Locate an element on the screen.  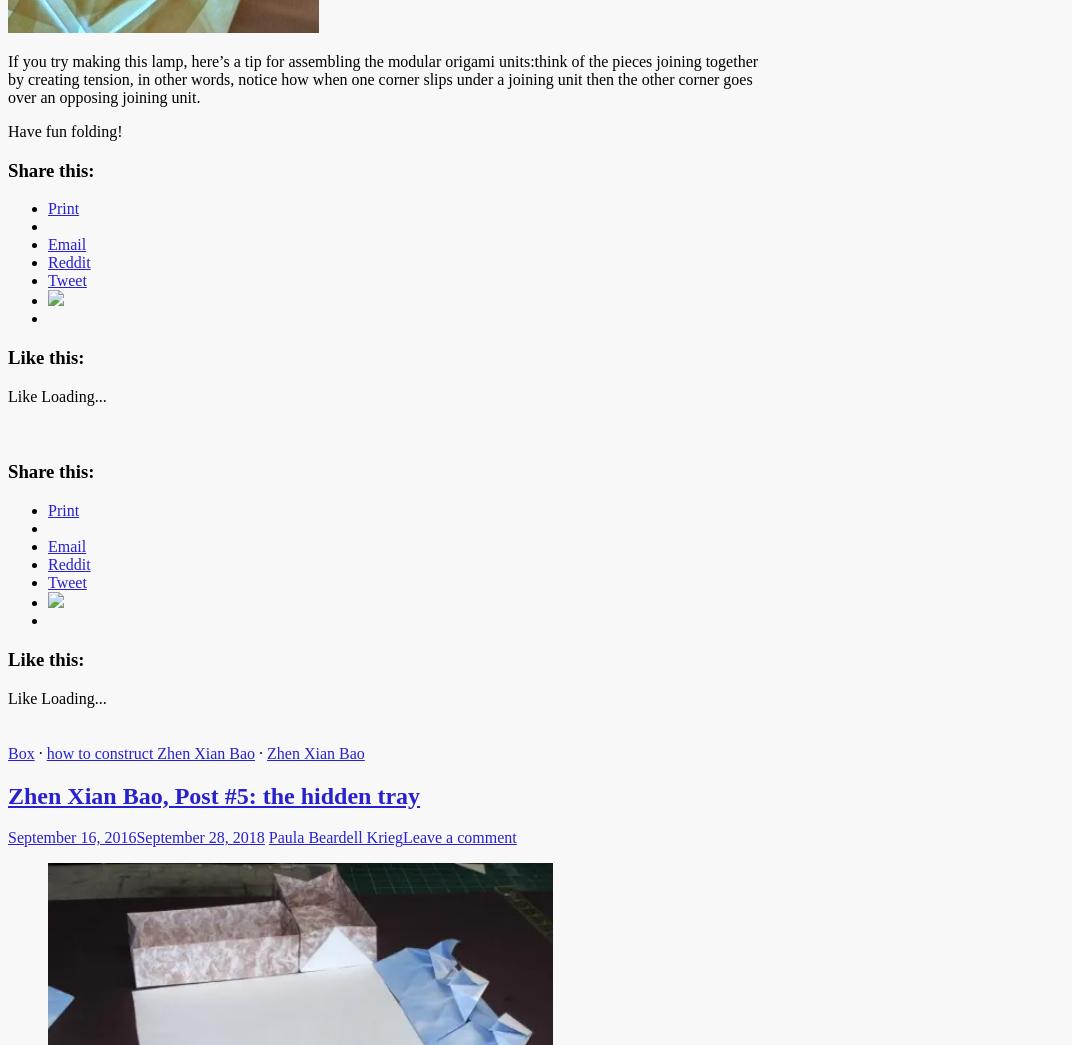
'Leave a comment' is located at coordinates (458, 836).